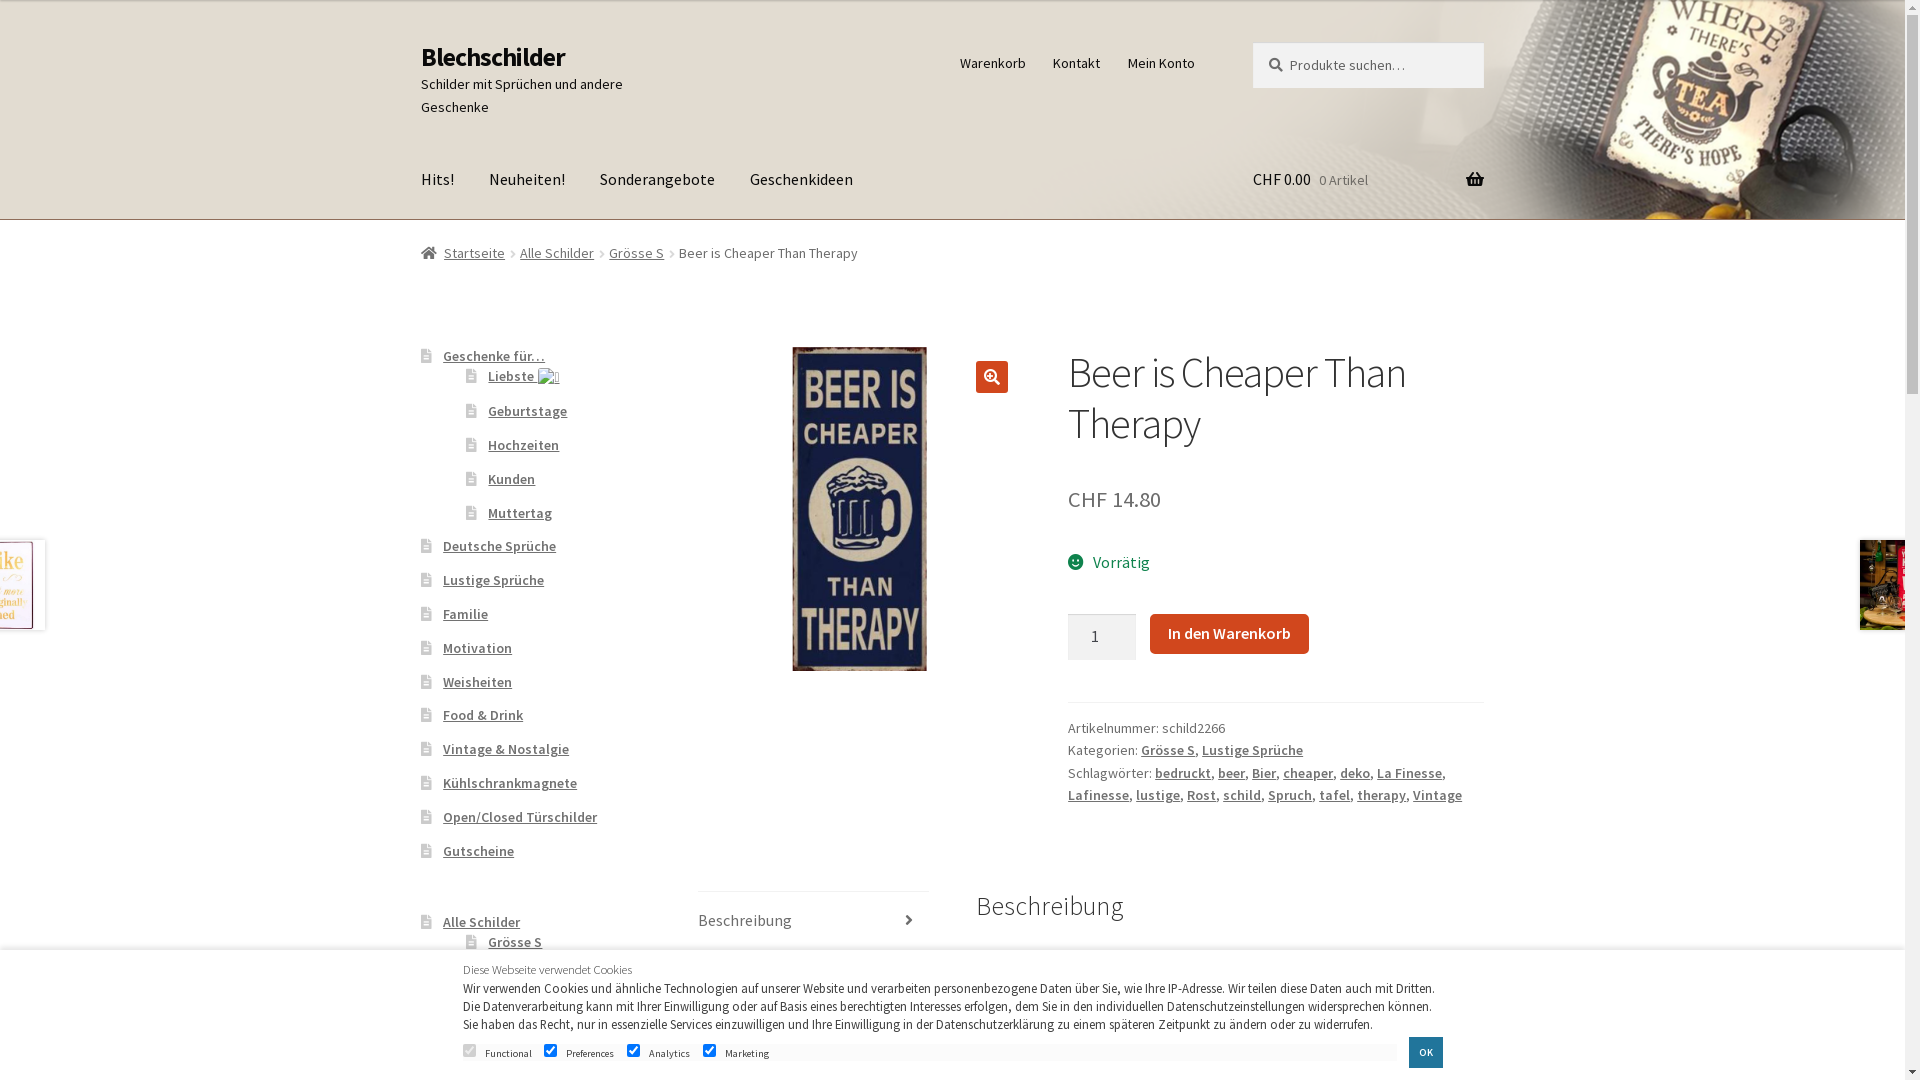  I want to click on 'Menge', so click(1067, 636).